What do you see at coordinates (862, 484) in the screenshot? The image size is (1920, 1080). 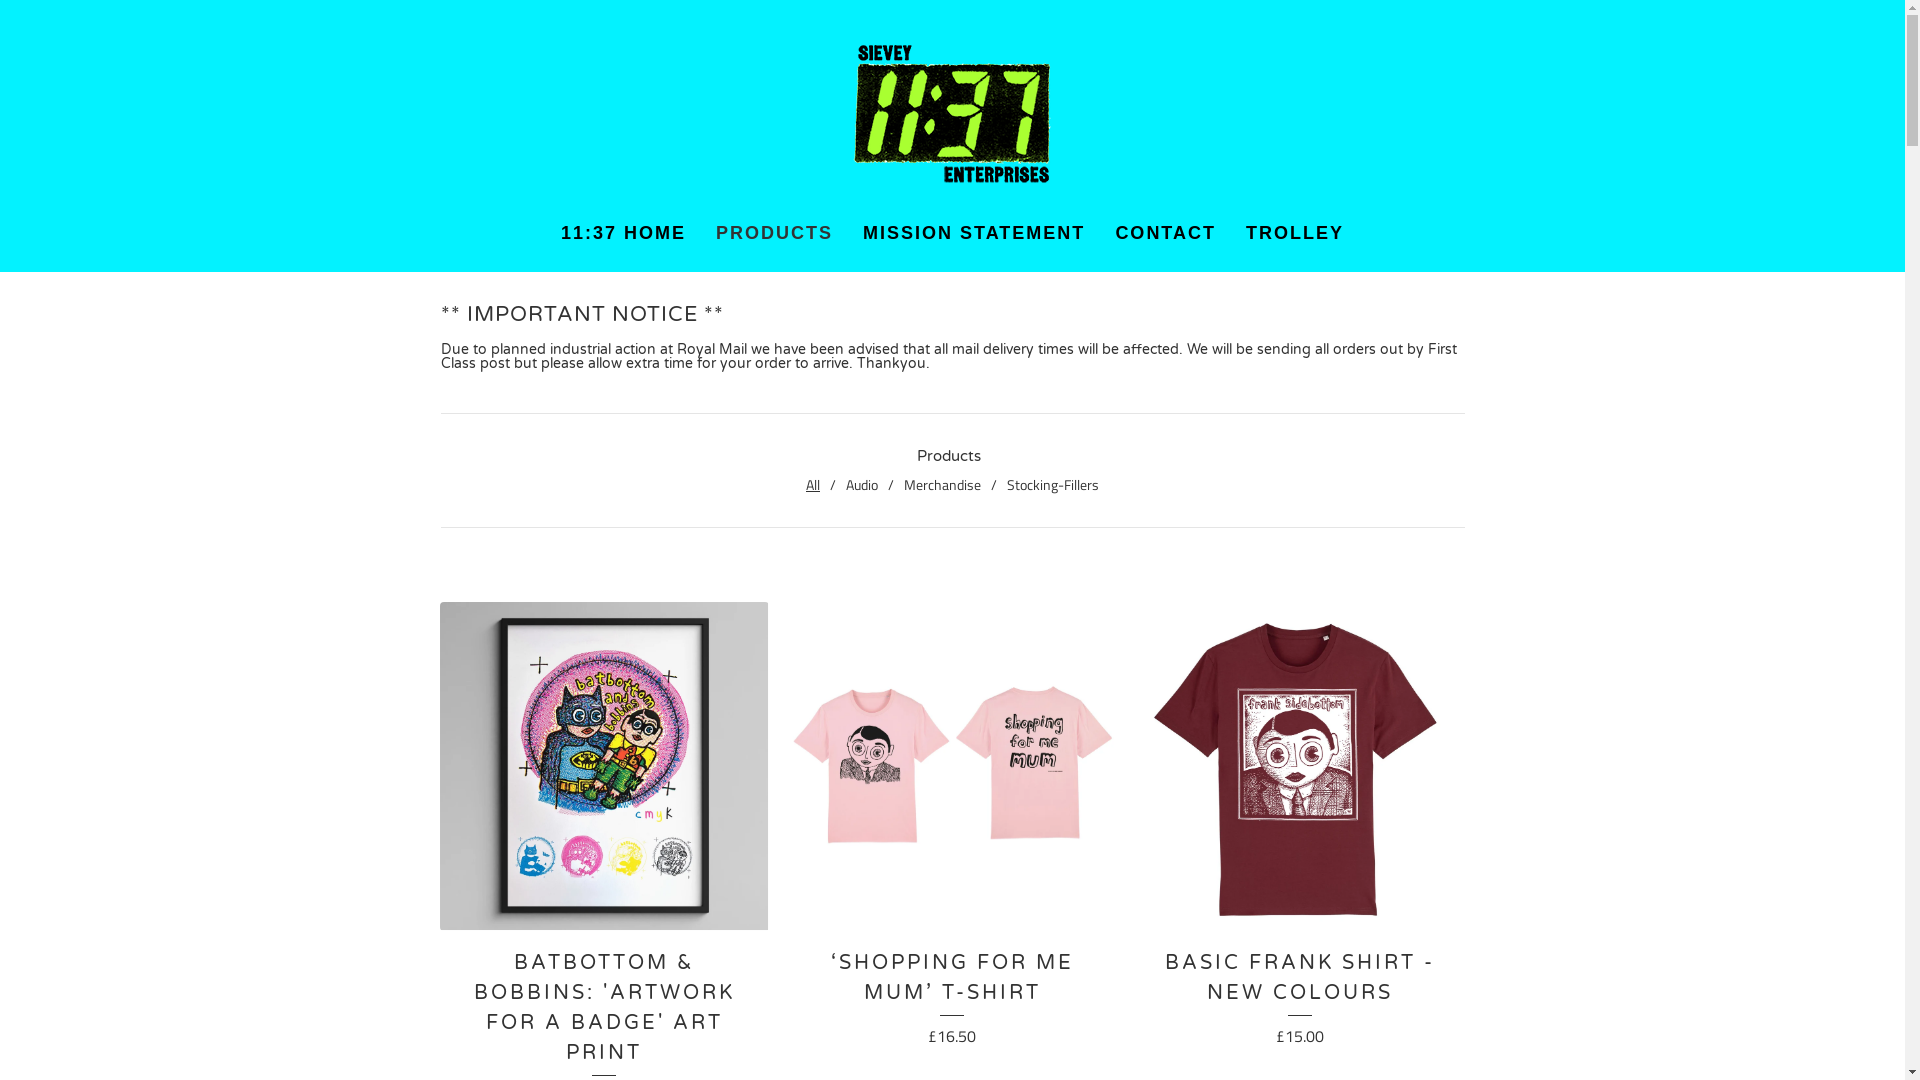 I see `'Audio'` at bounding box center [862, 484].